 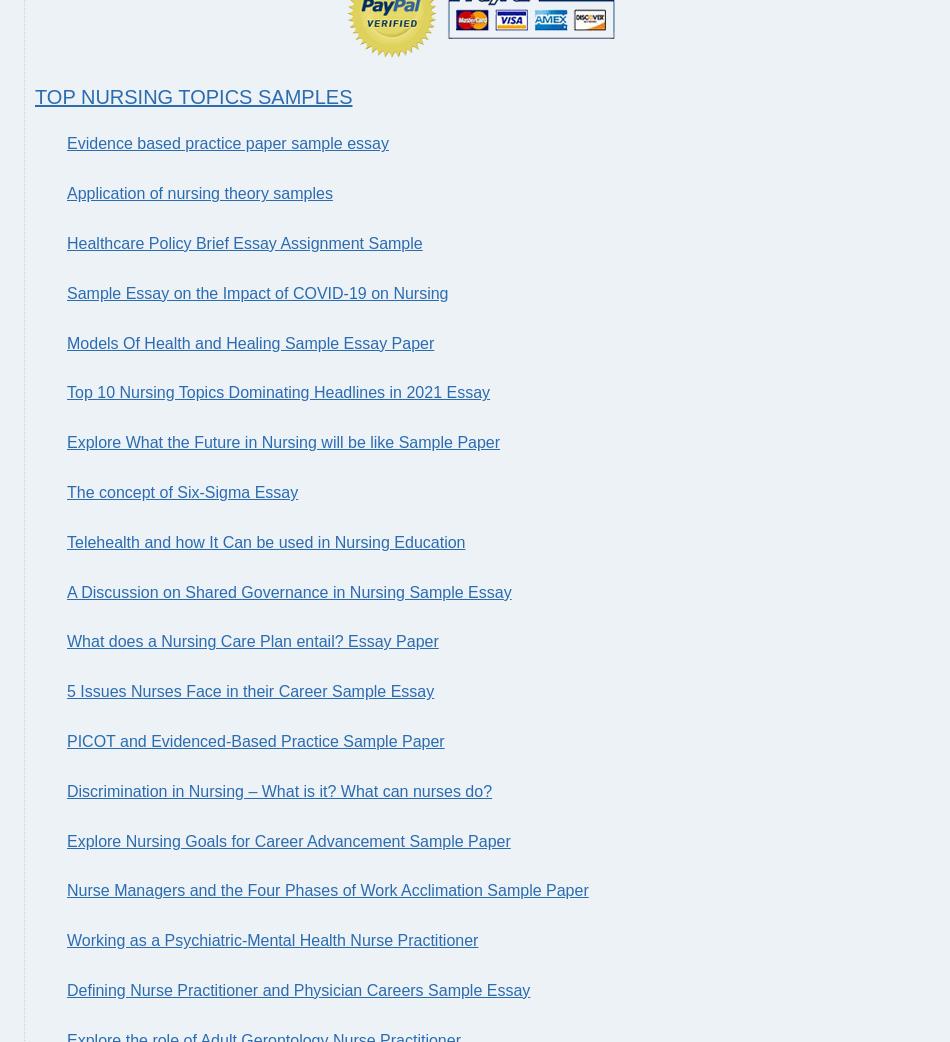 What do you see at coordinates (326, 889) in the screenshot?
I see `'Nurse Managers and the Four Phases of Work Acclimation Sample Paper'` at bounding box center [326, 889].